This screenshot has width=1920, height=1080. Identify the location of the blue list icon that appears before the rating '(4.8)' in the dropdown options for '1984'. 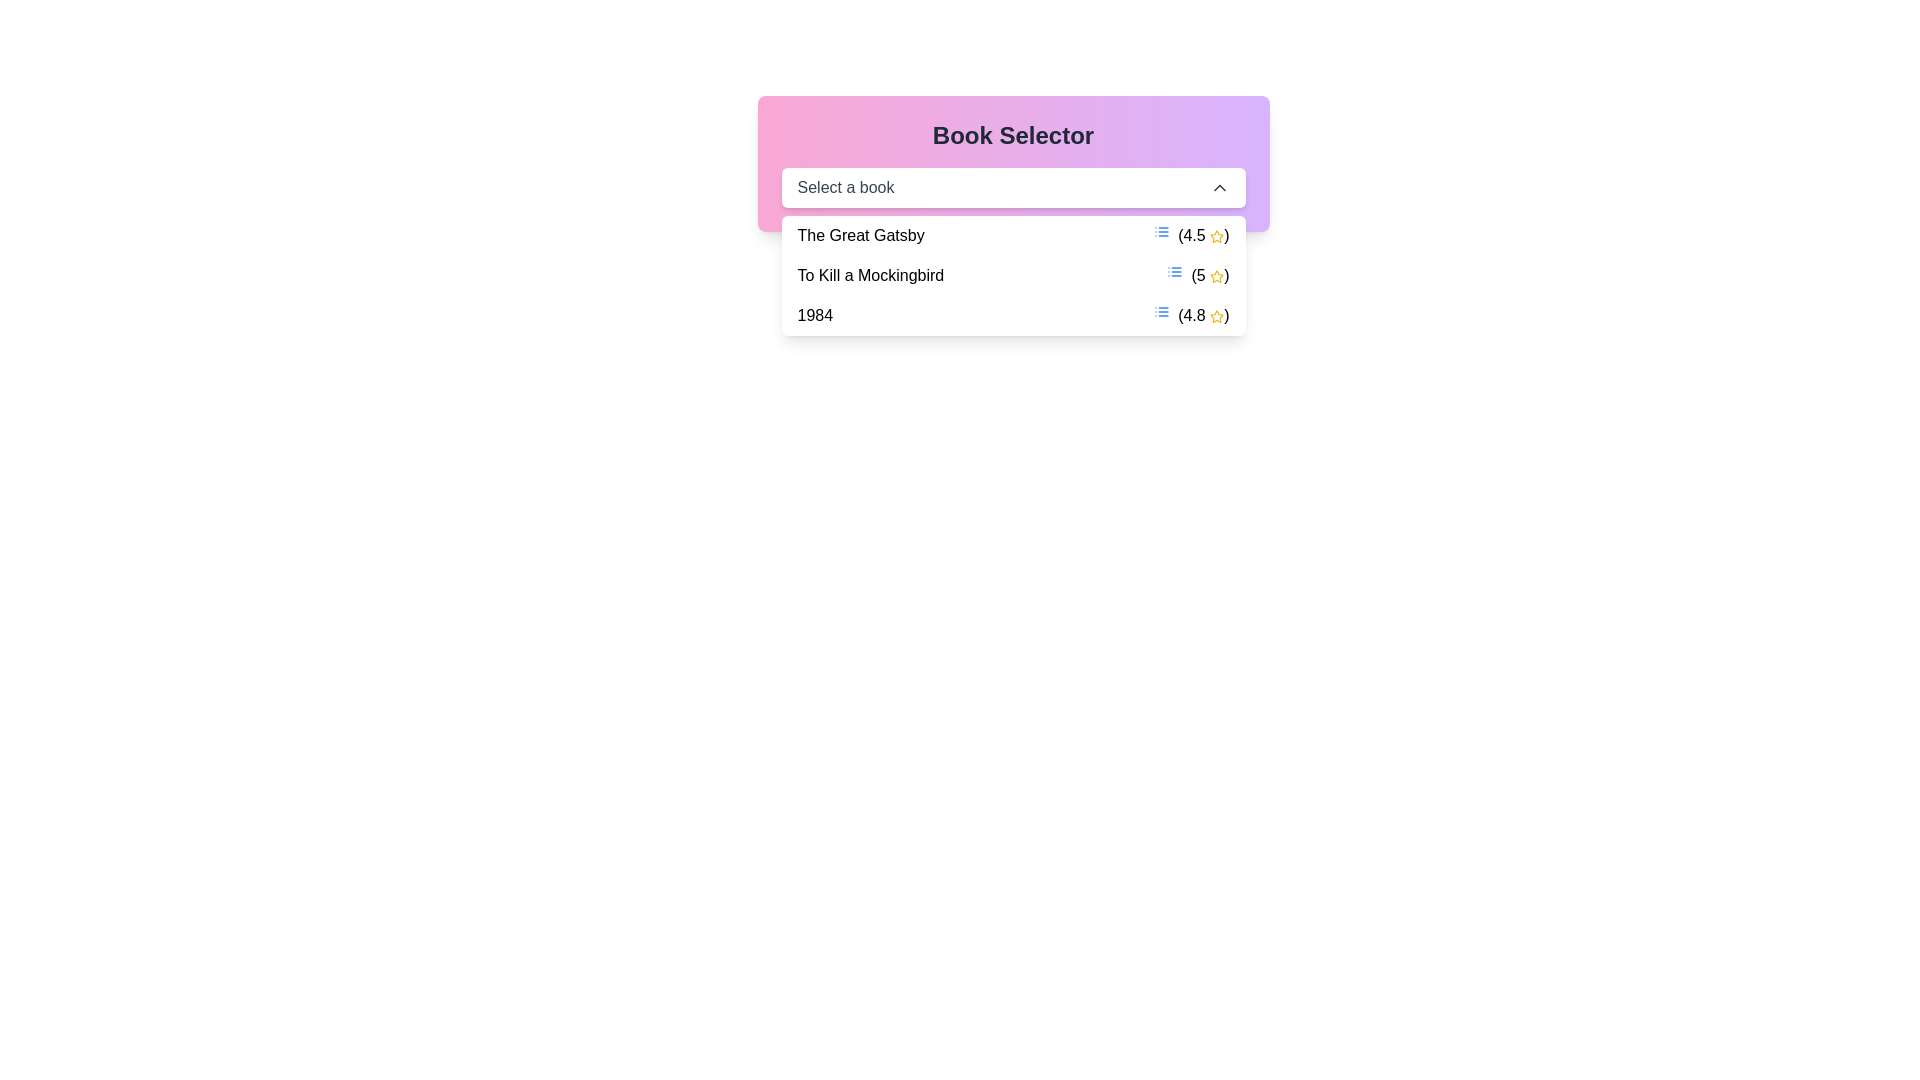
(1162, 312).